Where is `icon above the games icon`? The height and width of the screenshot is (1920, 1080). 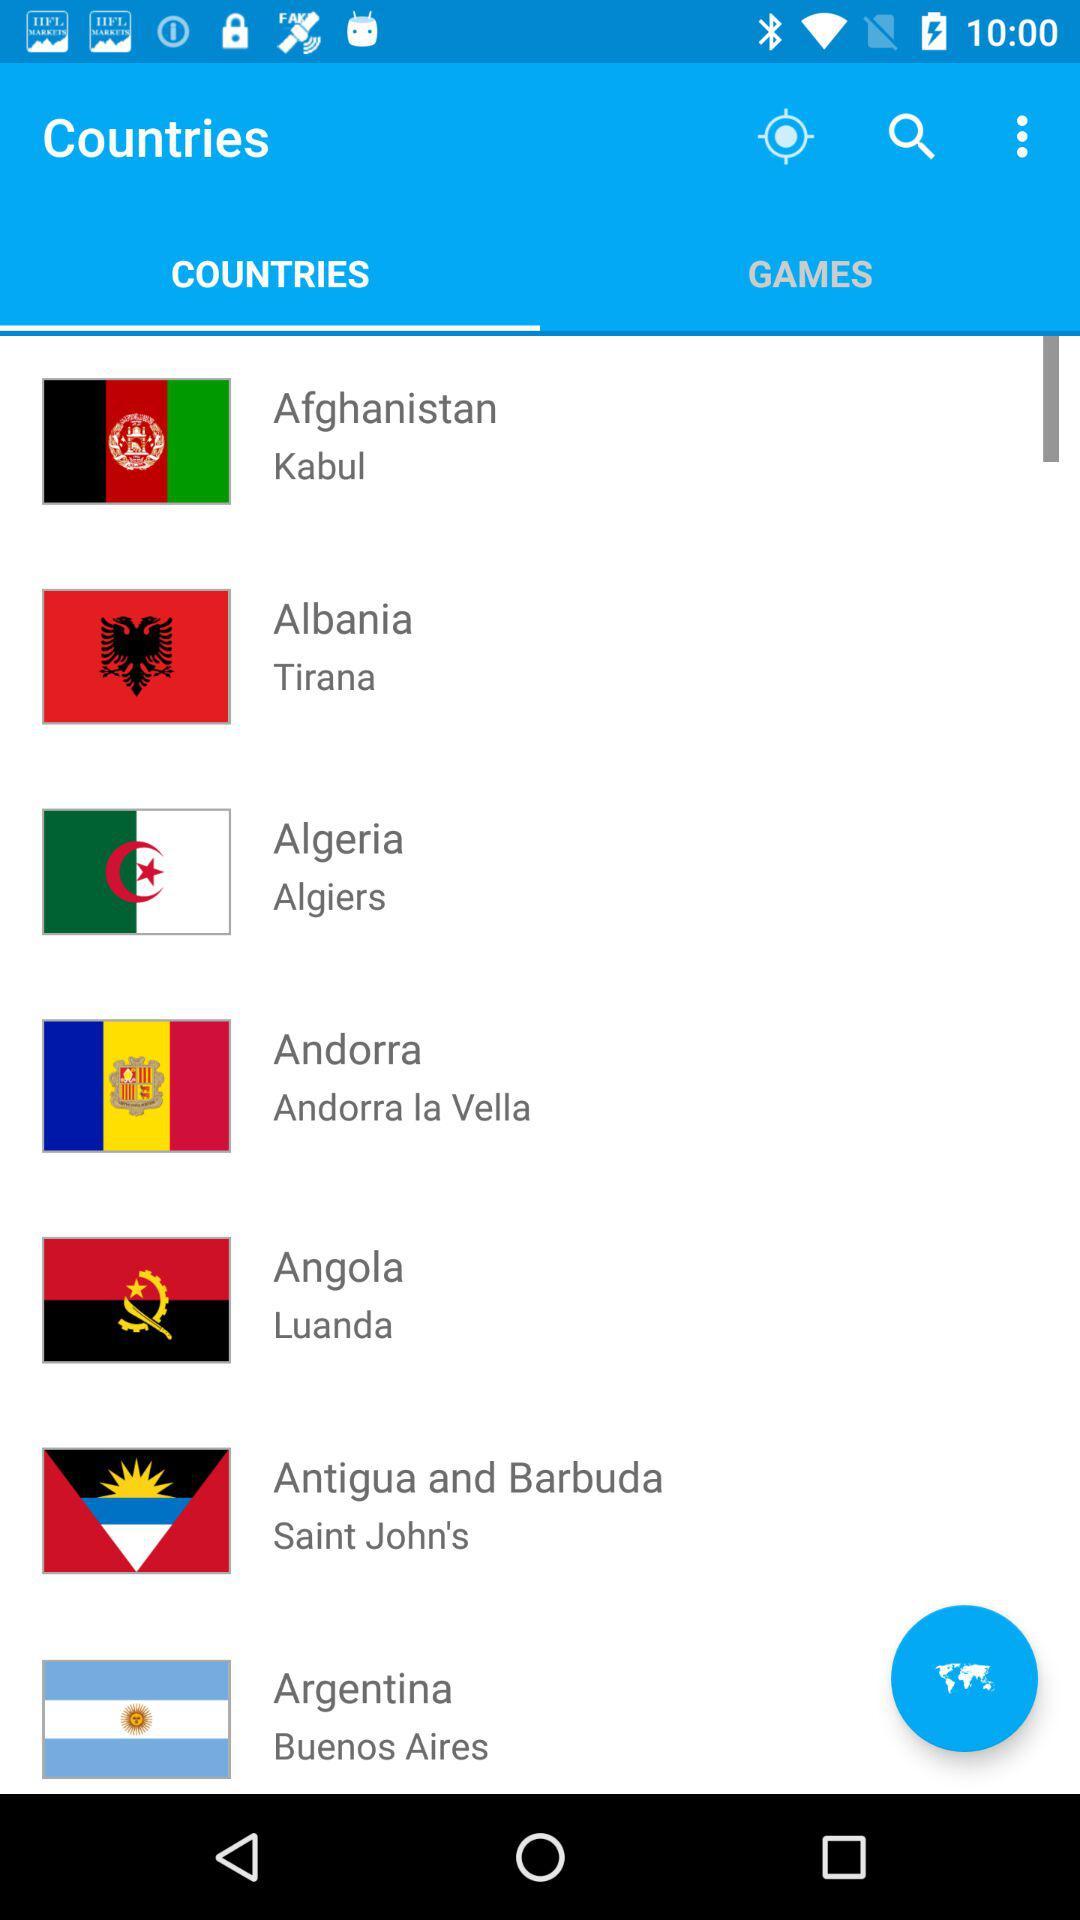 icon above the games icon is located at coordinates (911, 135).